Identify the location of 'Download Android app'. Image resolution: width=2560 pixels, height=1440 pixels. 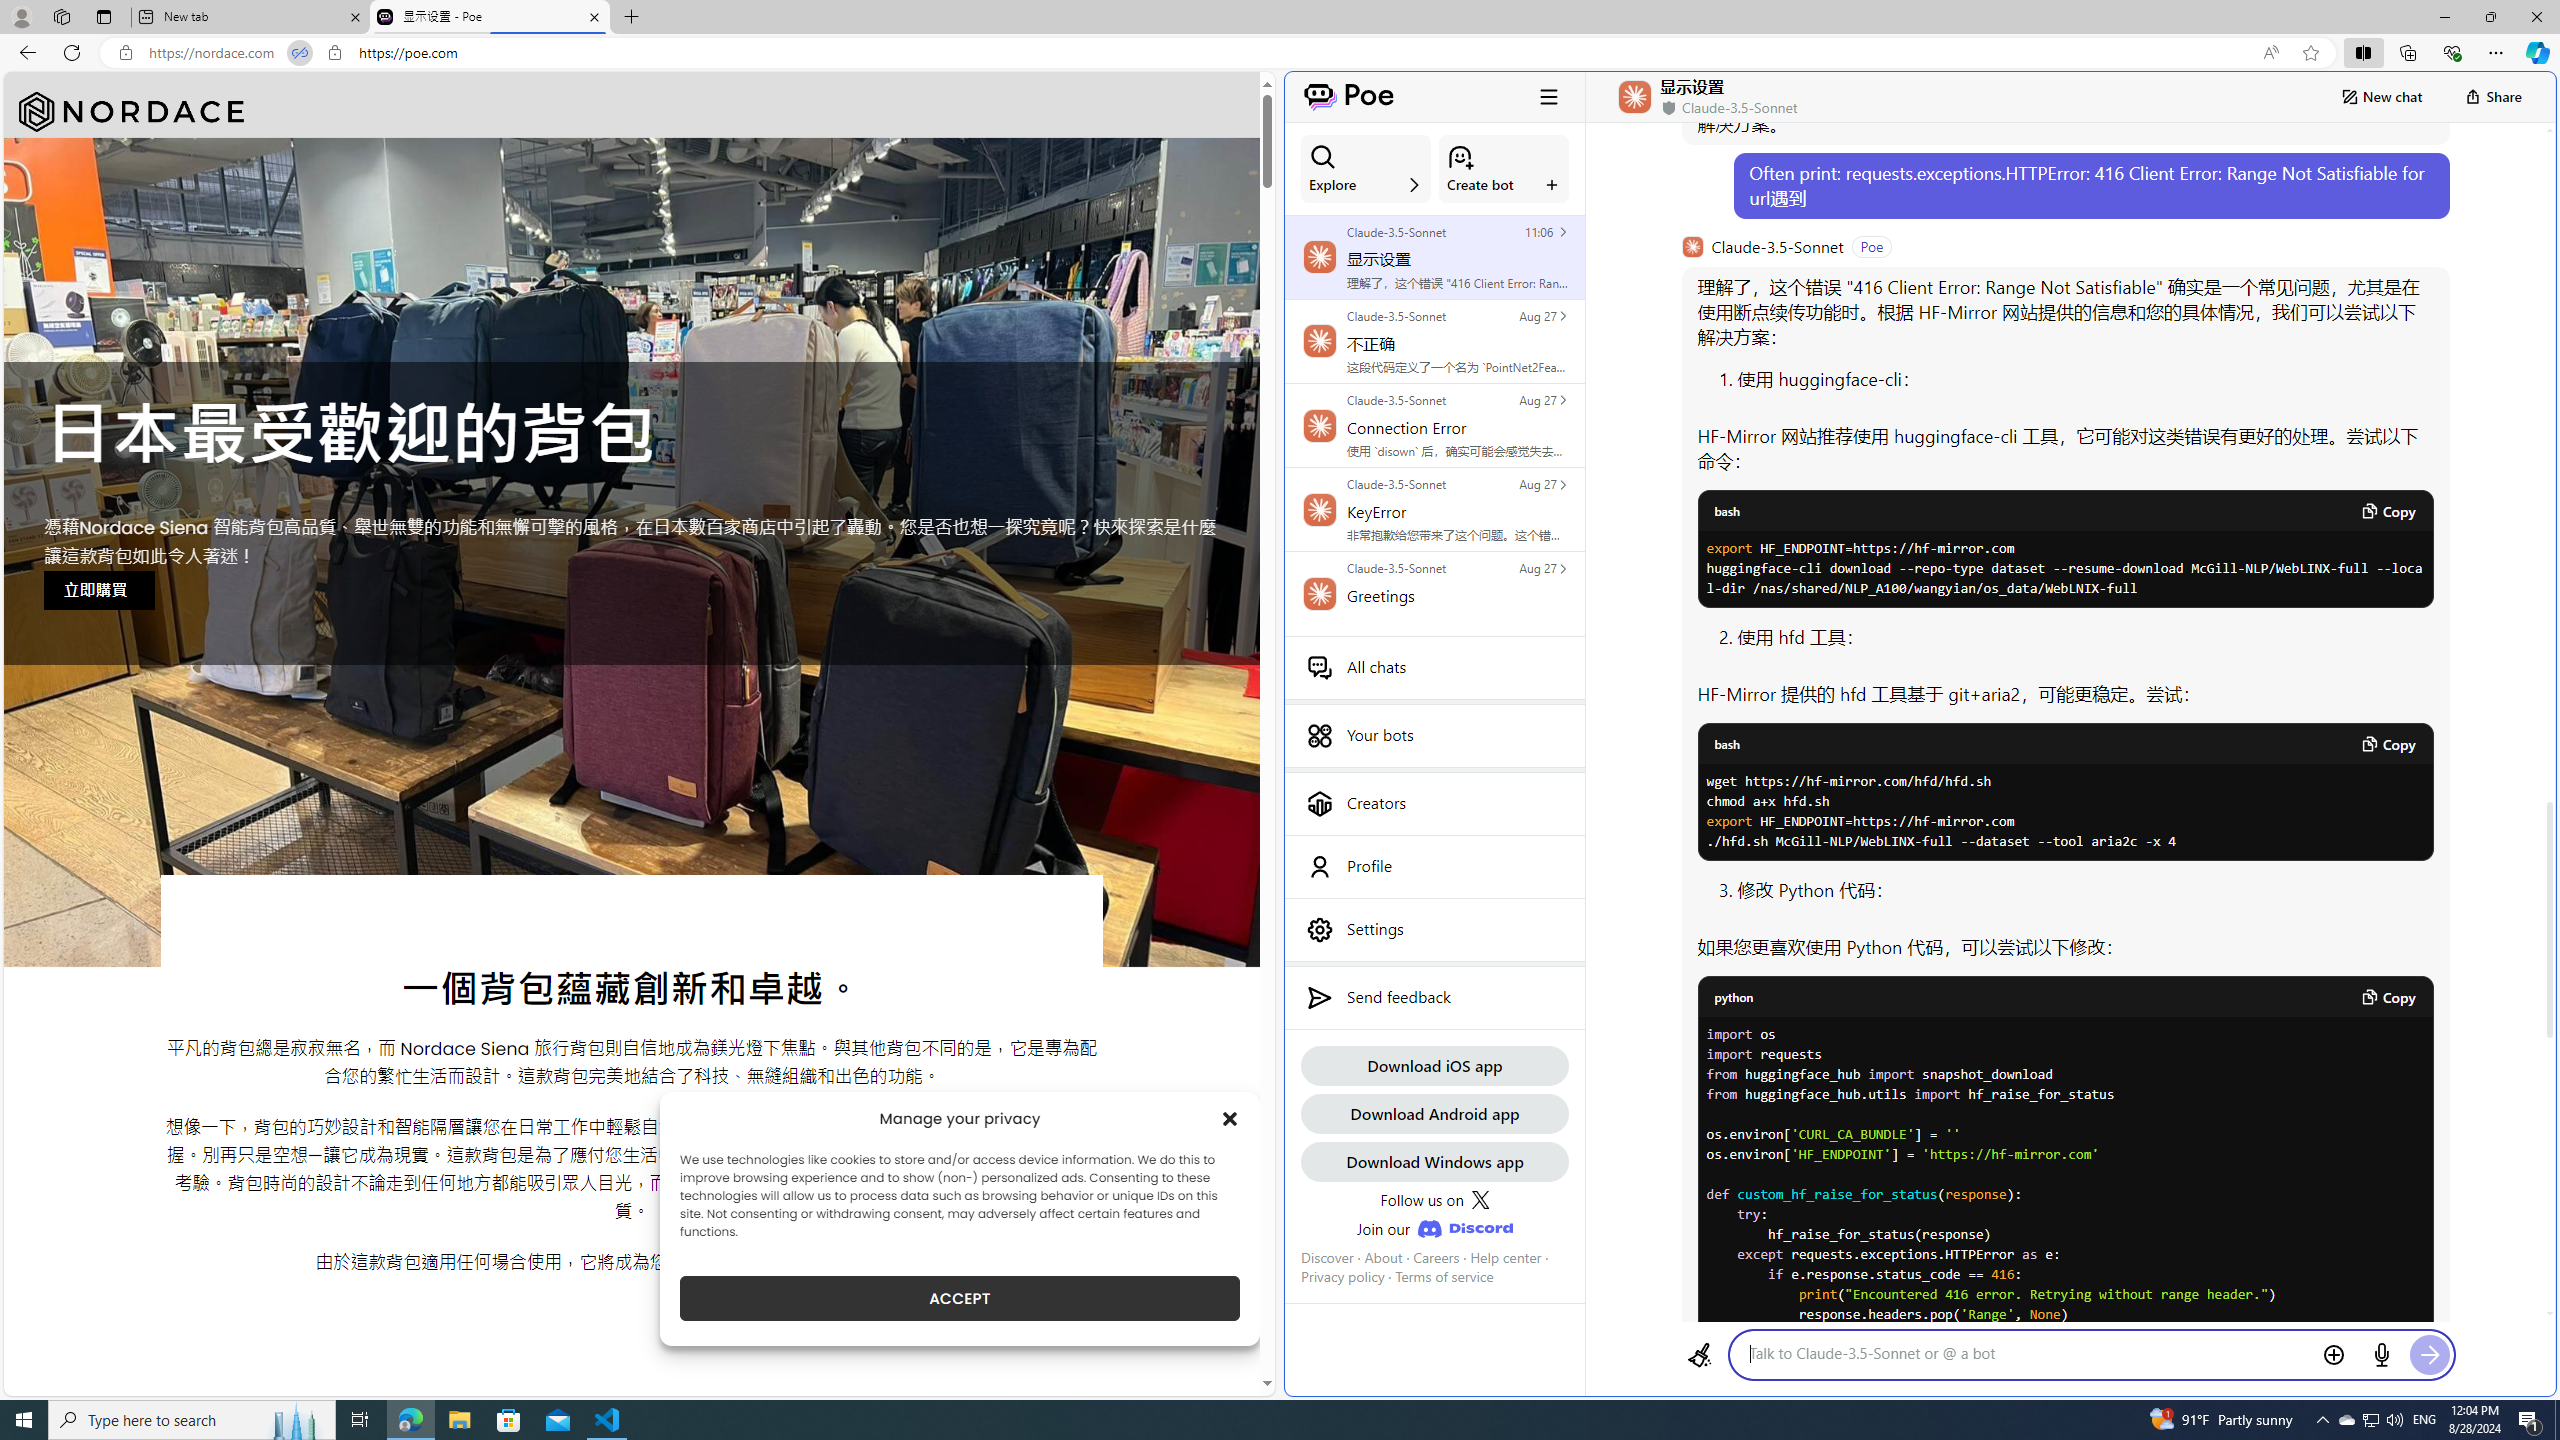
(1434, 1112).